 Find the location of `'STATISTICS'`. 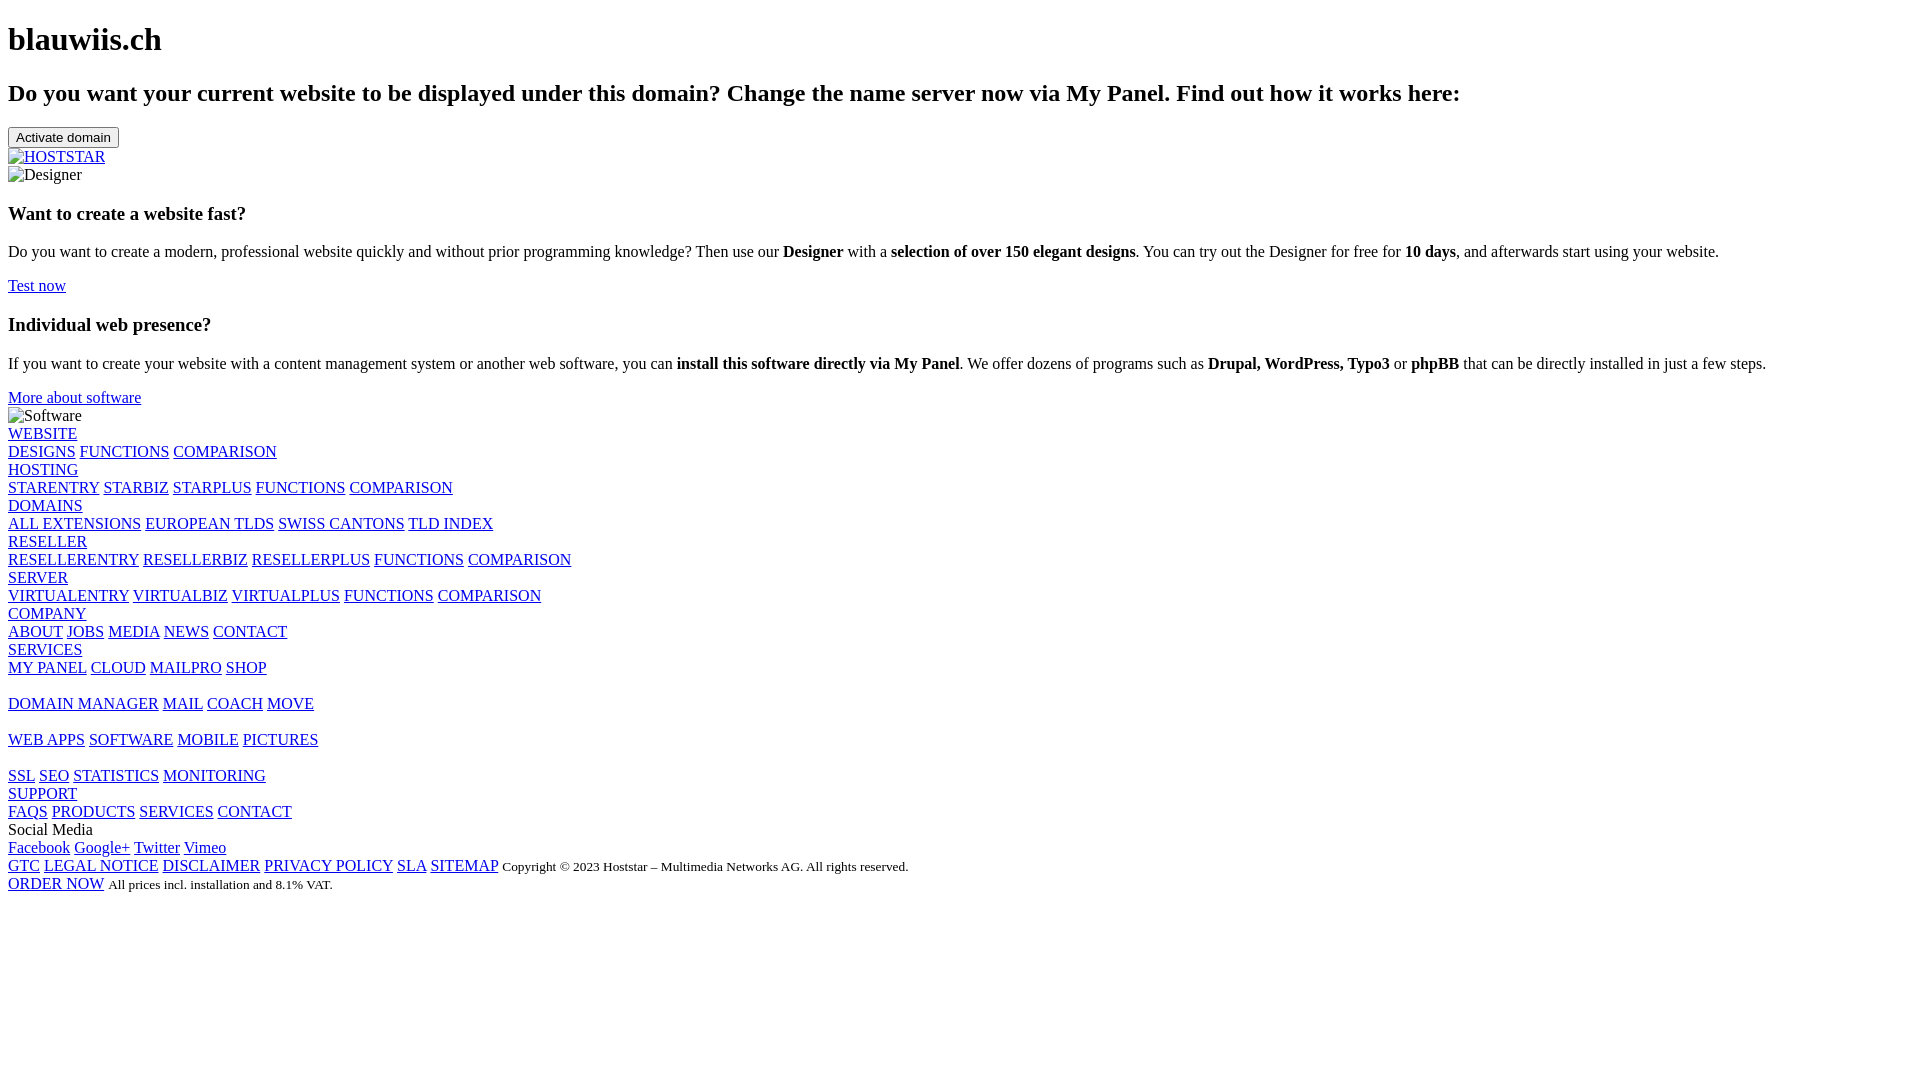

'STATISTICS' is located at coordinates (114, 774).